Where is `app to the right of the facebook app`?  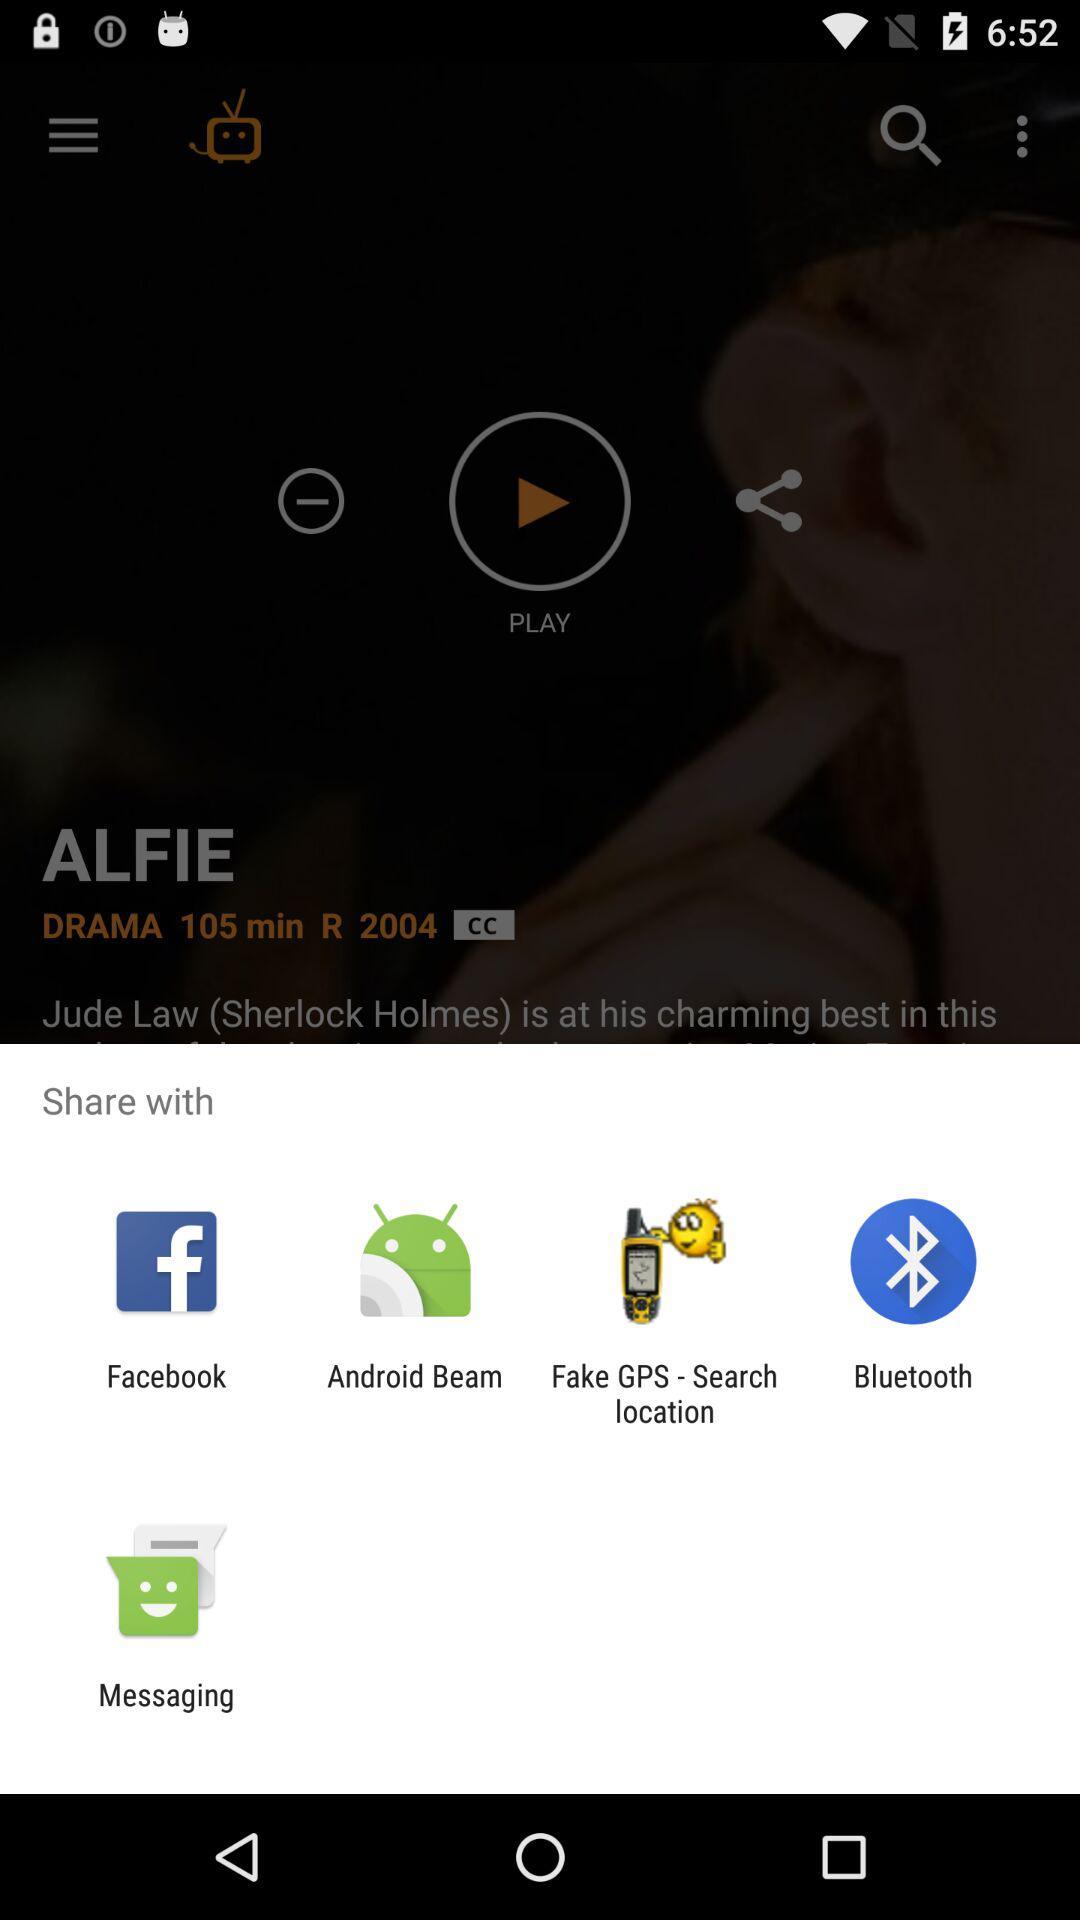 app to the right of the facebook app is located at coordinates (414, 1392).